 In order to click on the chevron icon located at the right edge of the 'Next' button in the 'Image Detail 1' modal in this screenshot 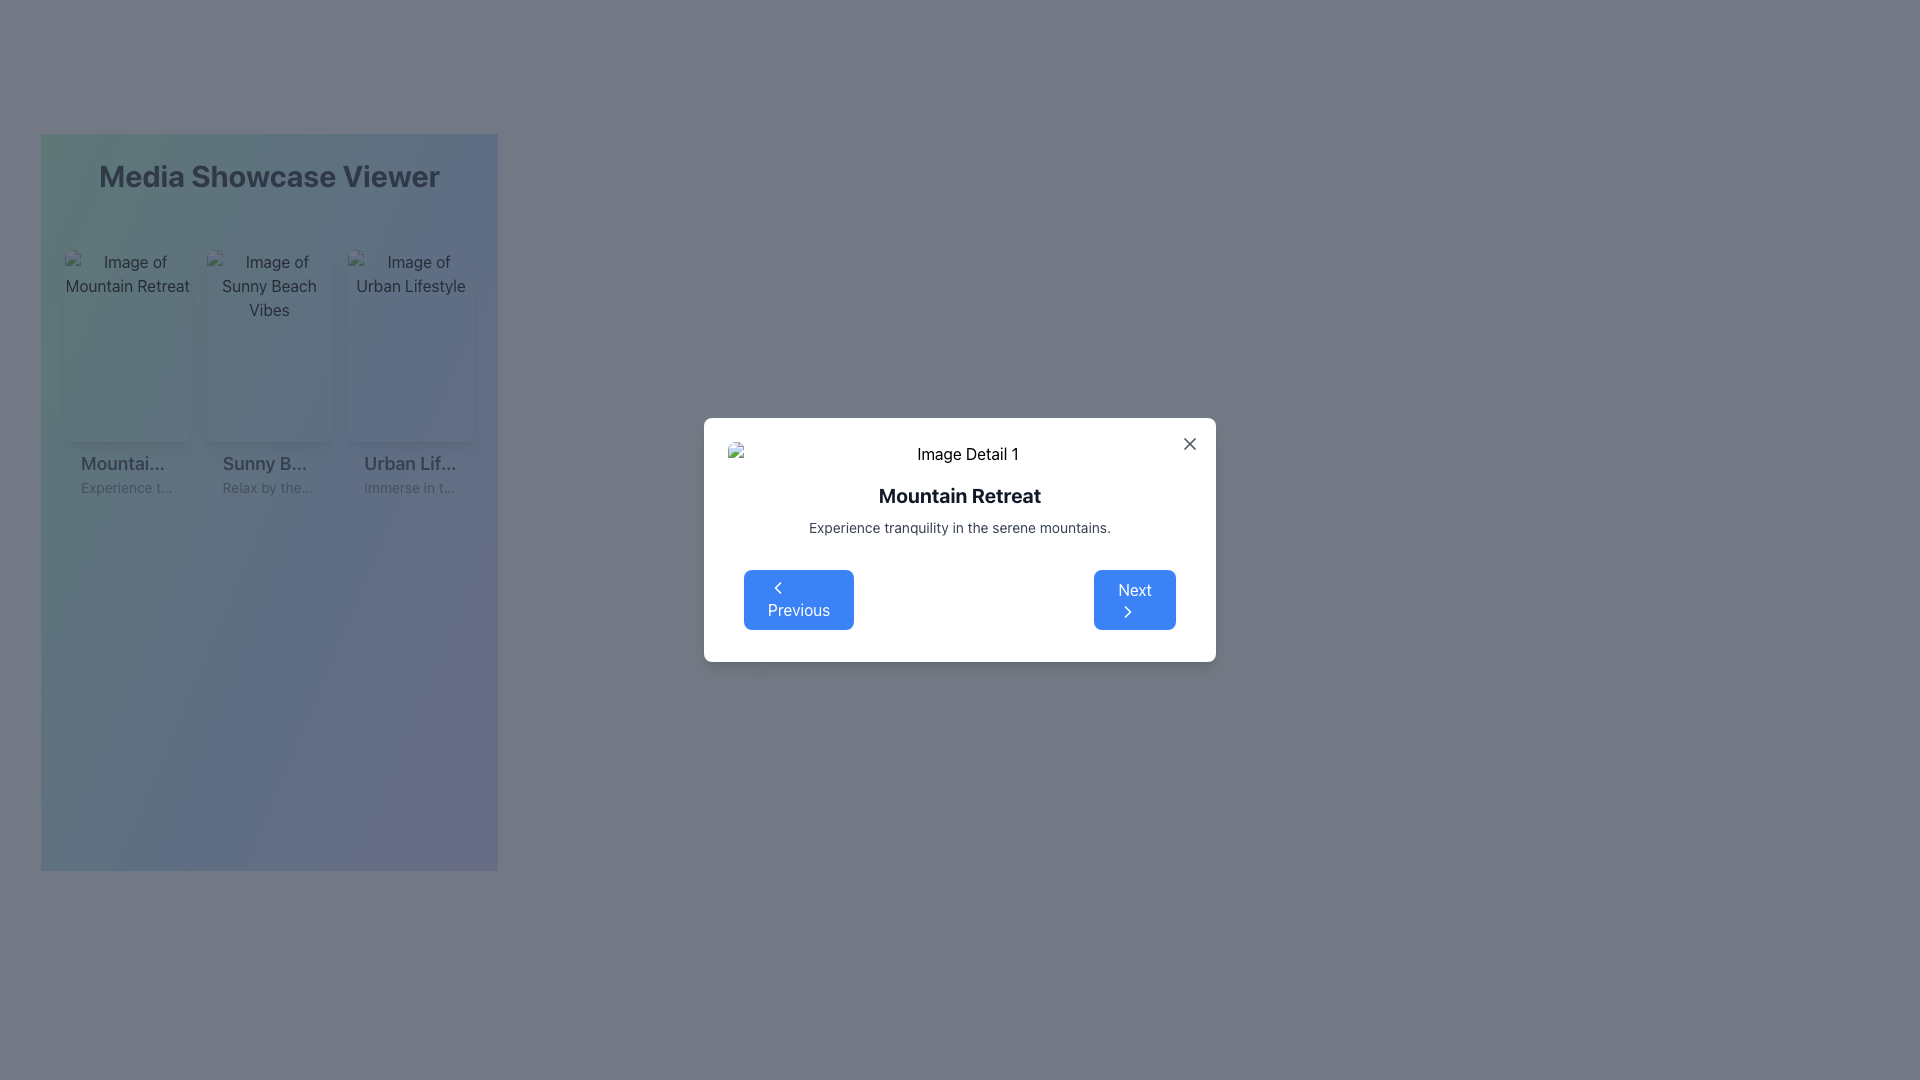, I will do `click(1128, 611)`.